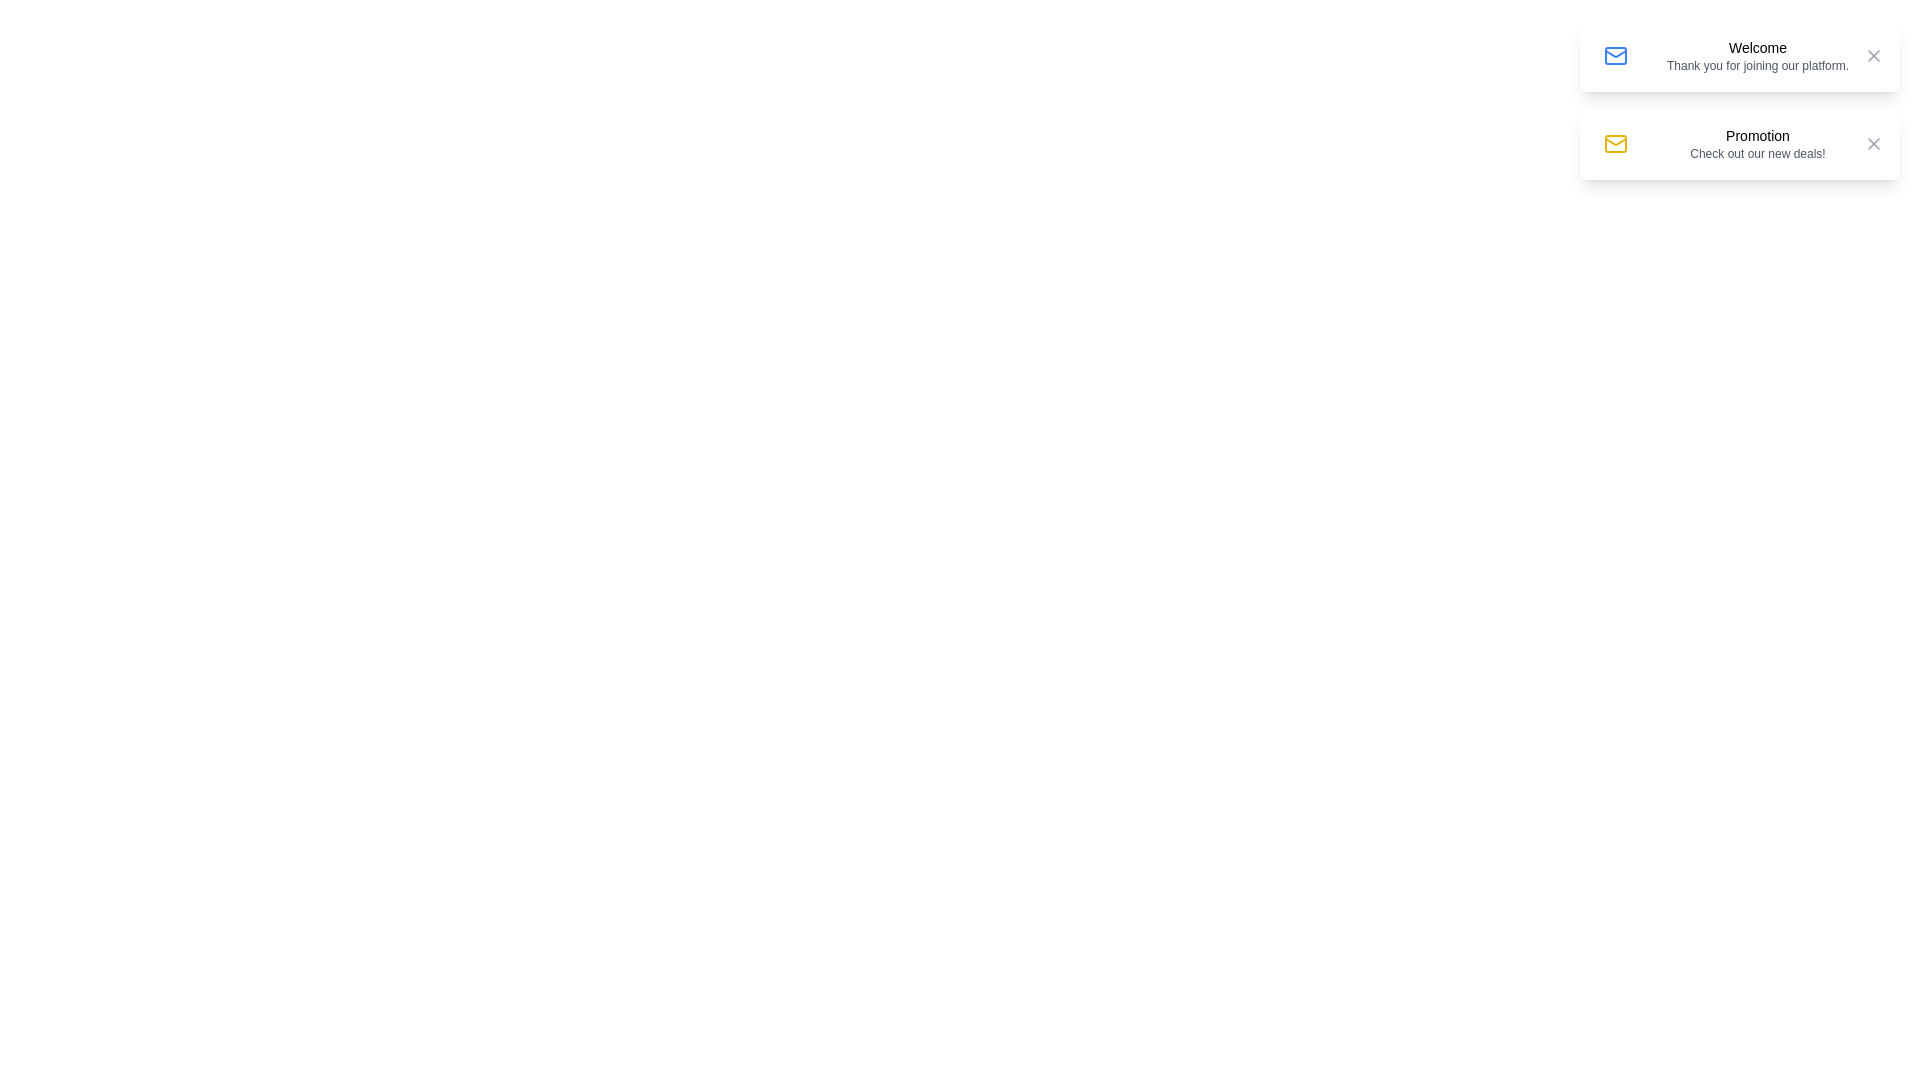 This screenshot has width=1920, height=1080. I want to click on welcome message displayed in the notification popup at the top right of the interface, located to the right of the envelope icon and above the close button, so click(1749, 55).